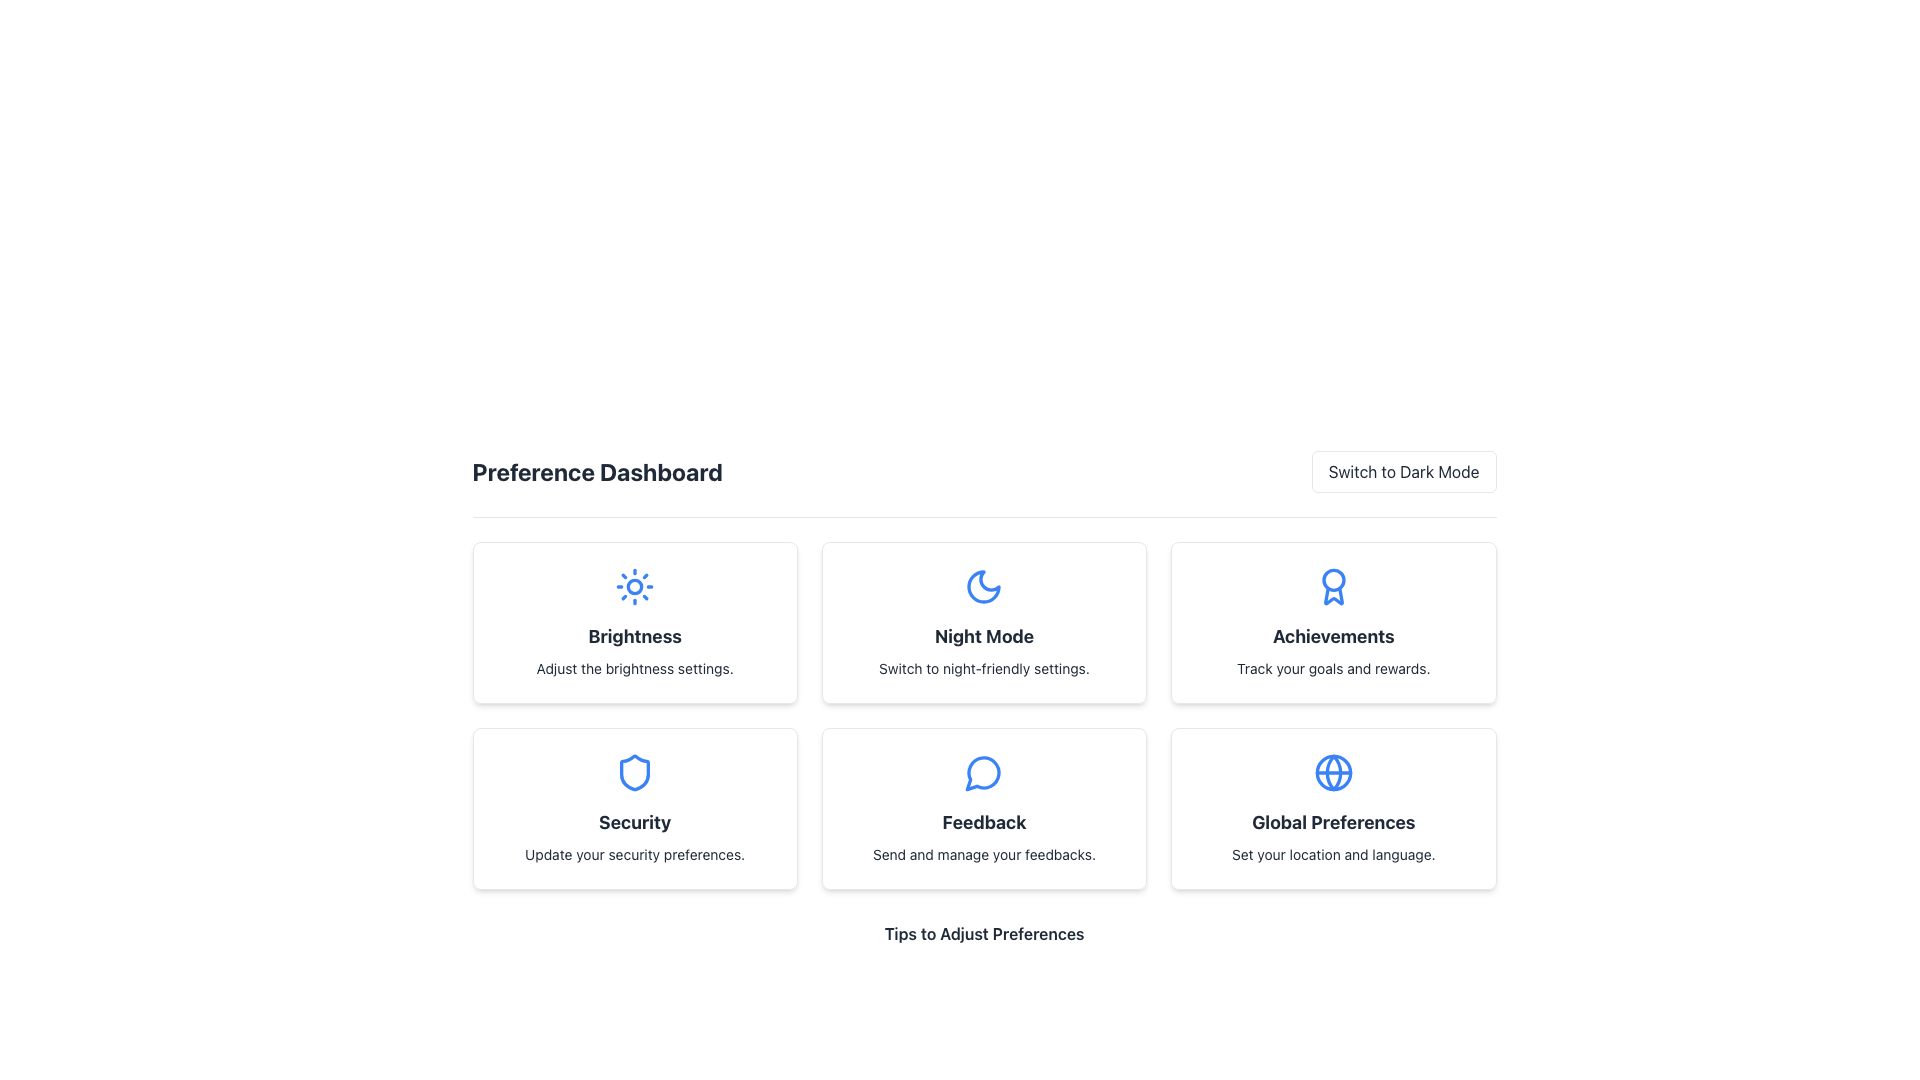  I want to click on the 'Feedback' interactive card, which features a blue speech bubble icon at the top and the text 'Send and manage your feedbacks.', so click(984, 808).